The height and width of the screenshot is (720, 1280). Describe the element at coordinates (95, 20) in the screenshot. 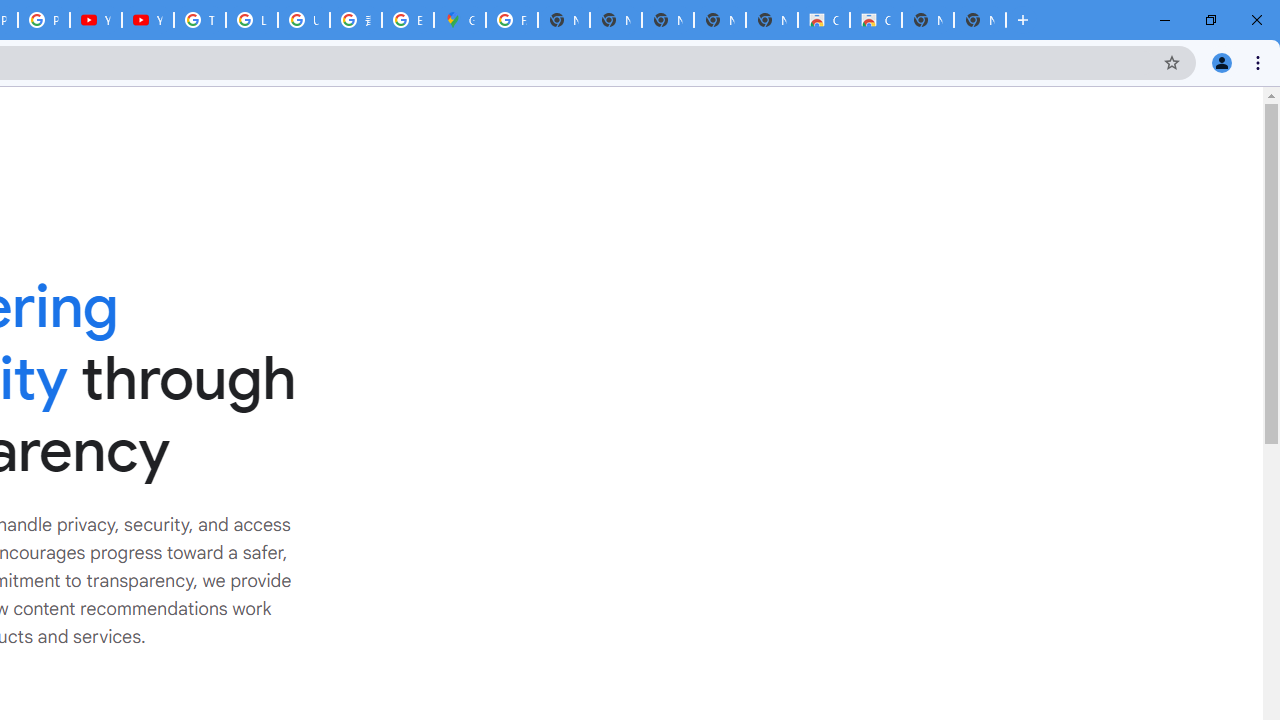

I see `'YouTube'` at that location.